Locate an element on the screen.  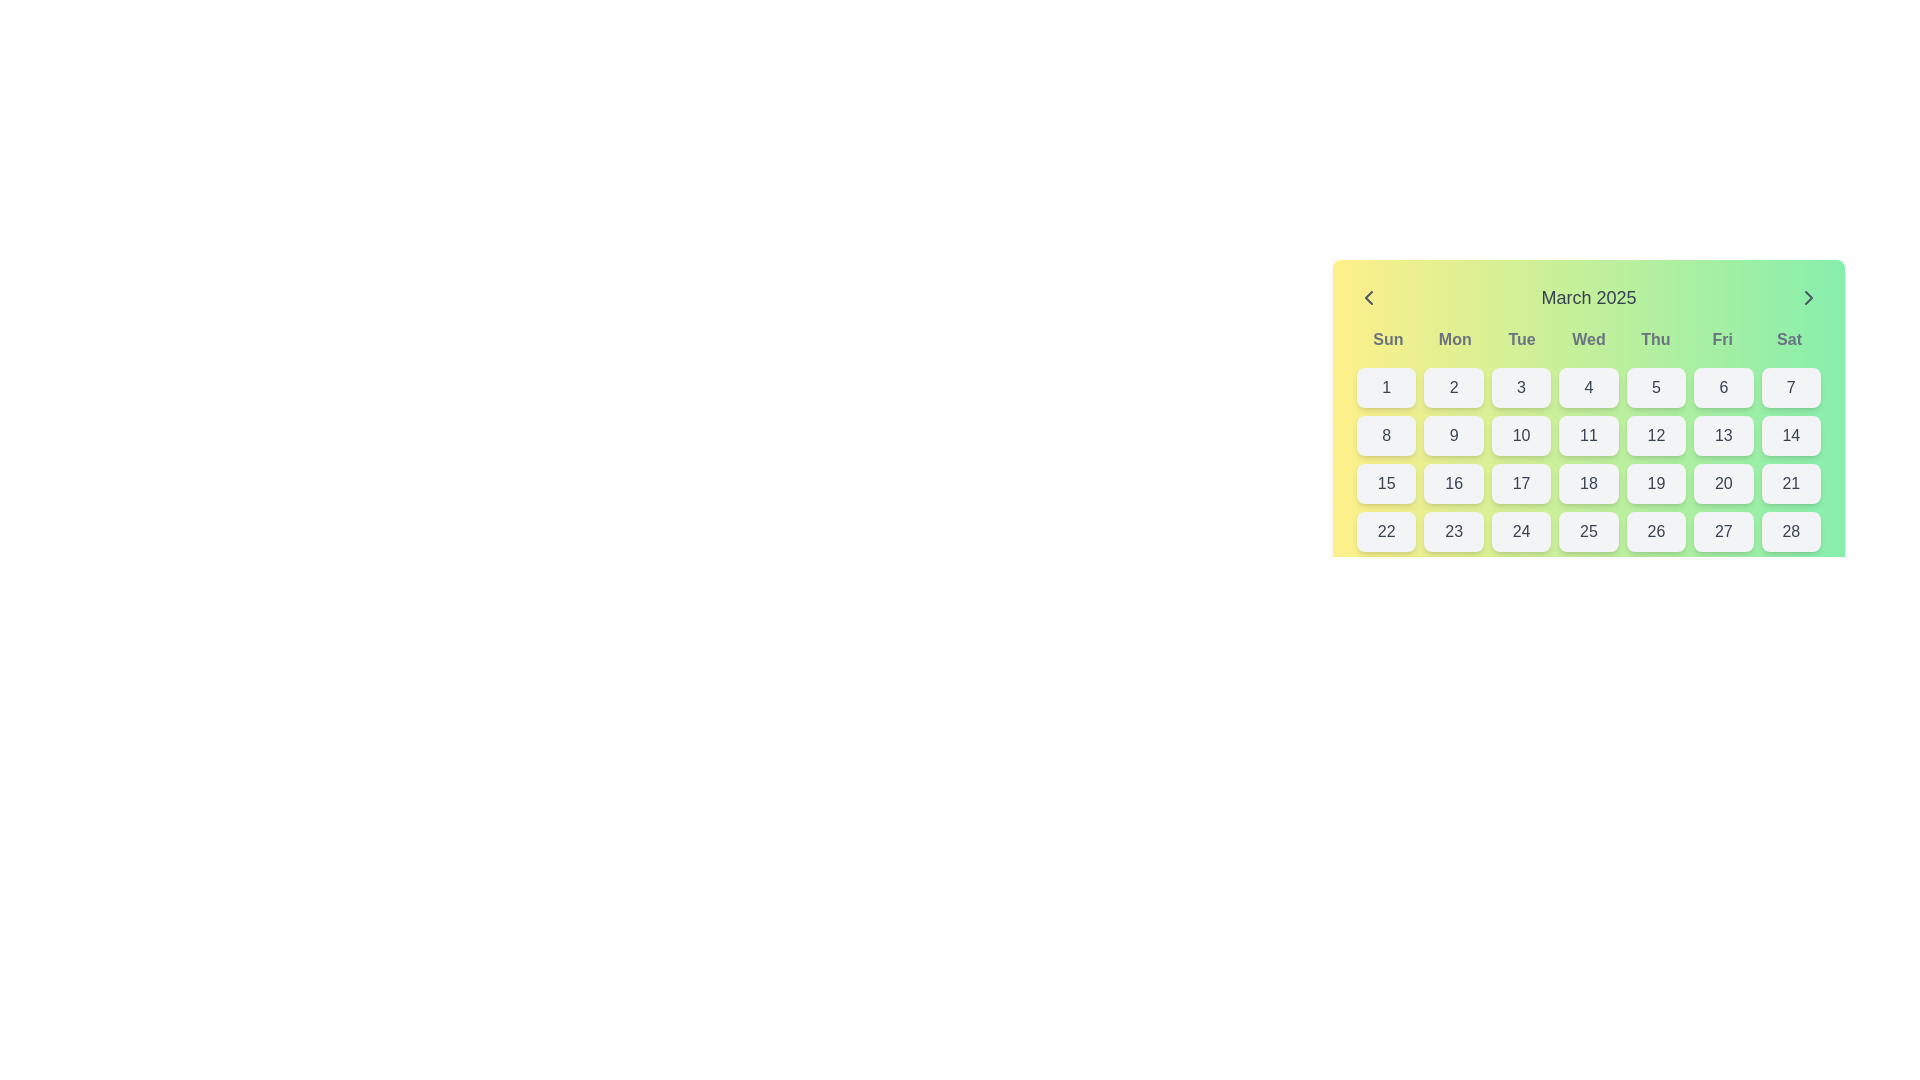
the button representing the 16th day of the month in the calendar layout is located at coordinates (1454, 483).